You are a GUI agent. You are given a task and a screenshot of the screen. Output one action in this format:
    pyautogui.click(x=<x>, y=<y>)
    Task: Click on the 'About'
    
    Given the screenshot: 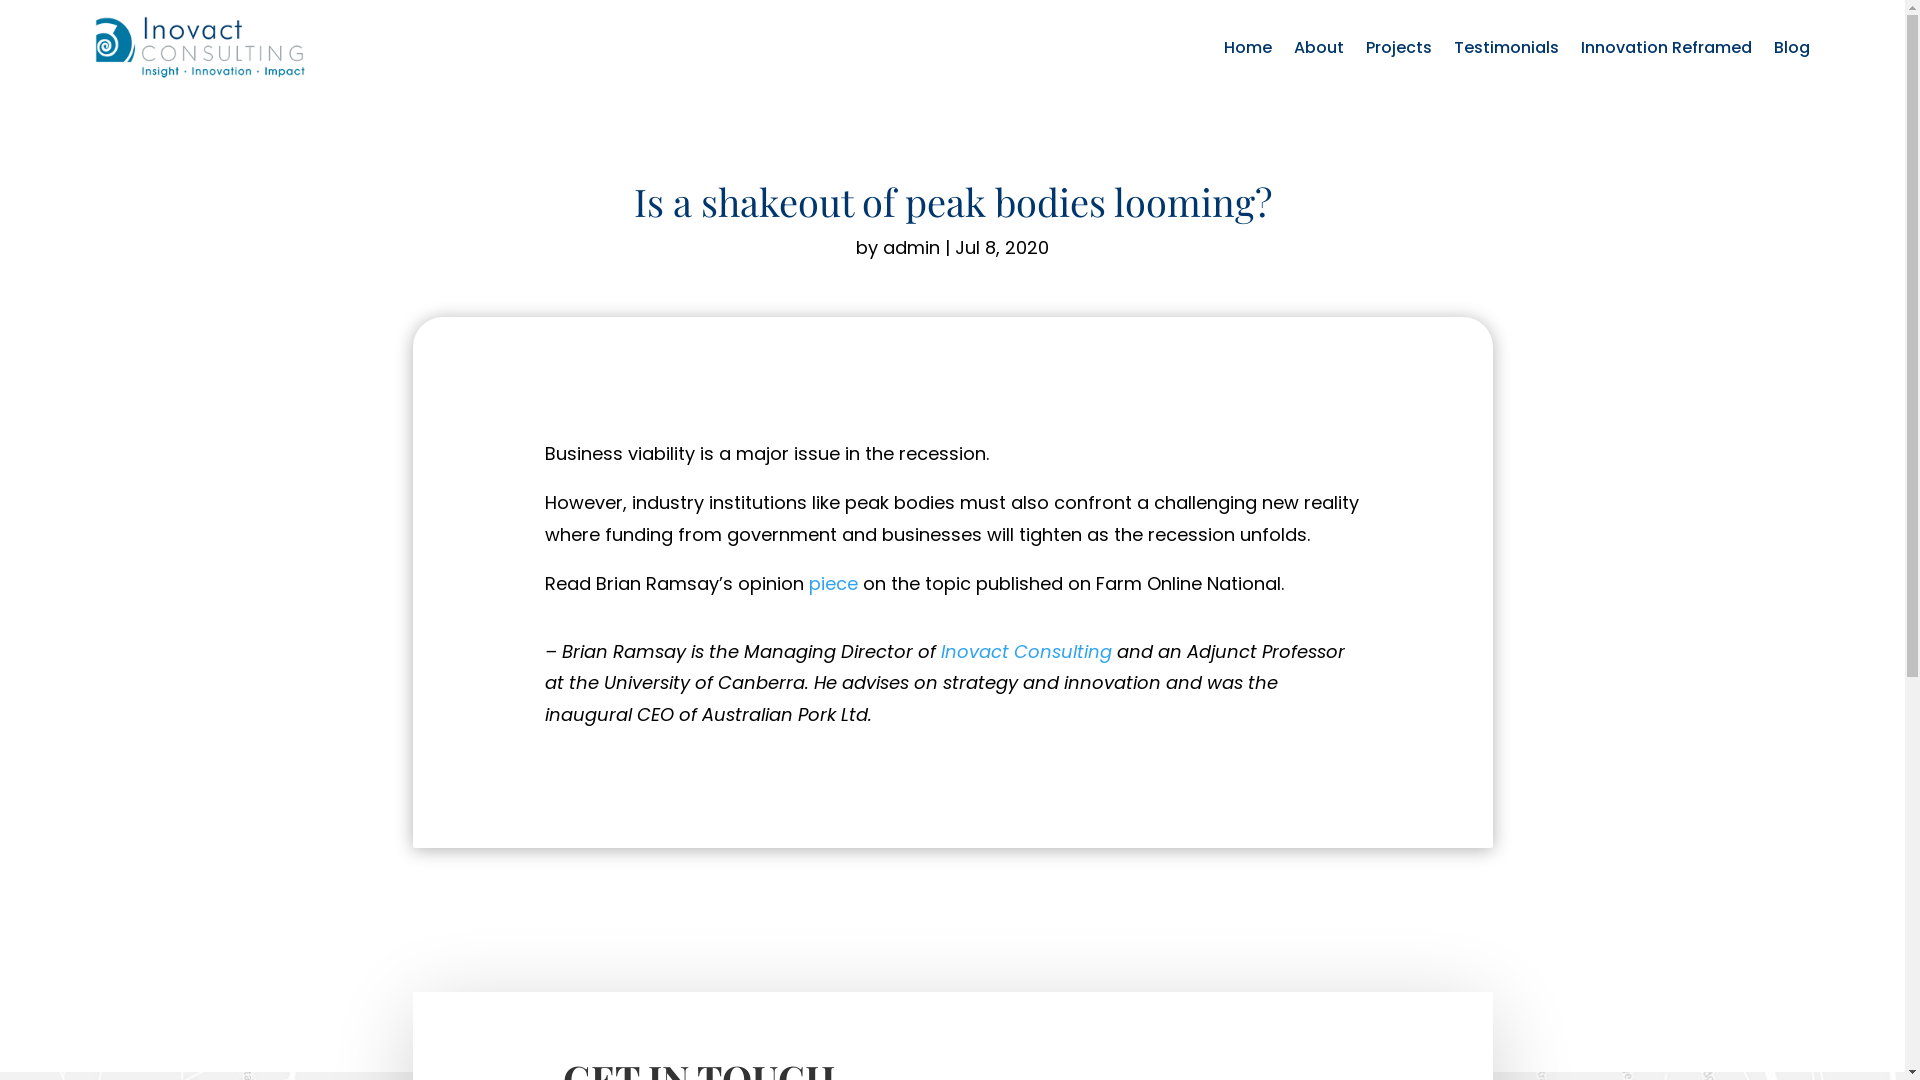 What is the action you would take?
    pyautogui.click(x=1294, y=46)
    